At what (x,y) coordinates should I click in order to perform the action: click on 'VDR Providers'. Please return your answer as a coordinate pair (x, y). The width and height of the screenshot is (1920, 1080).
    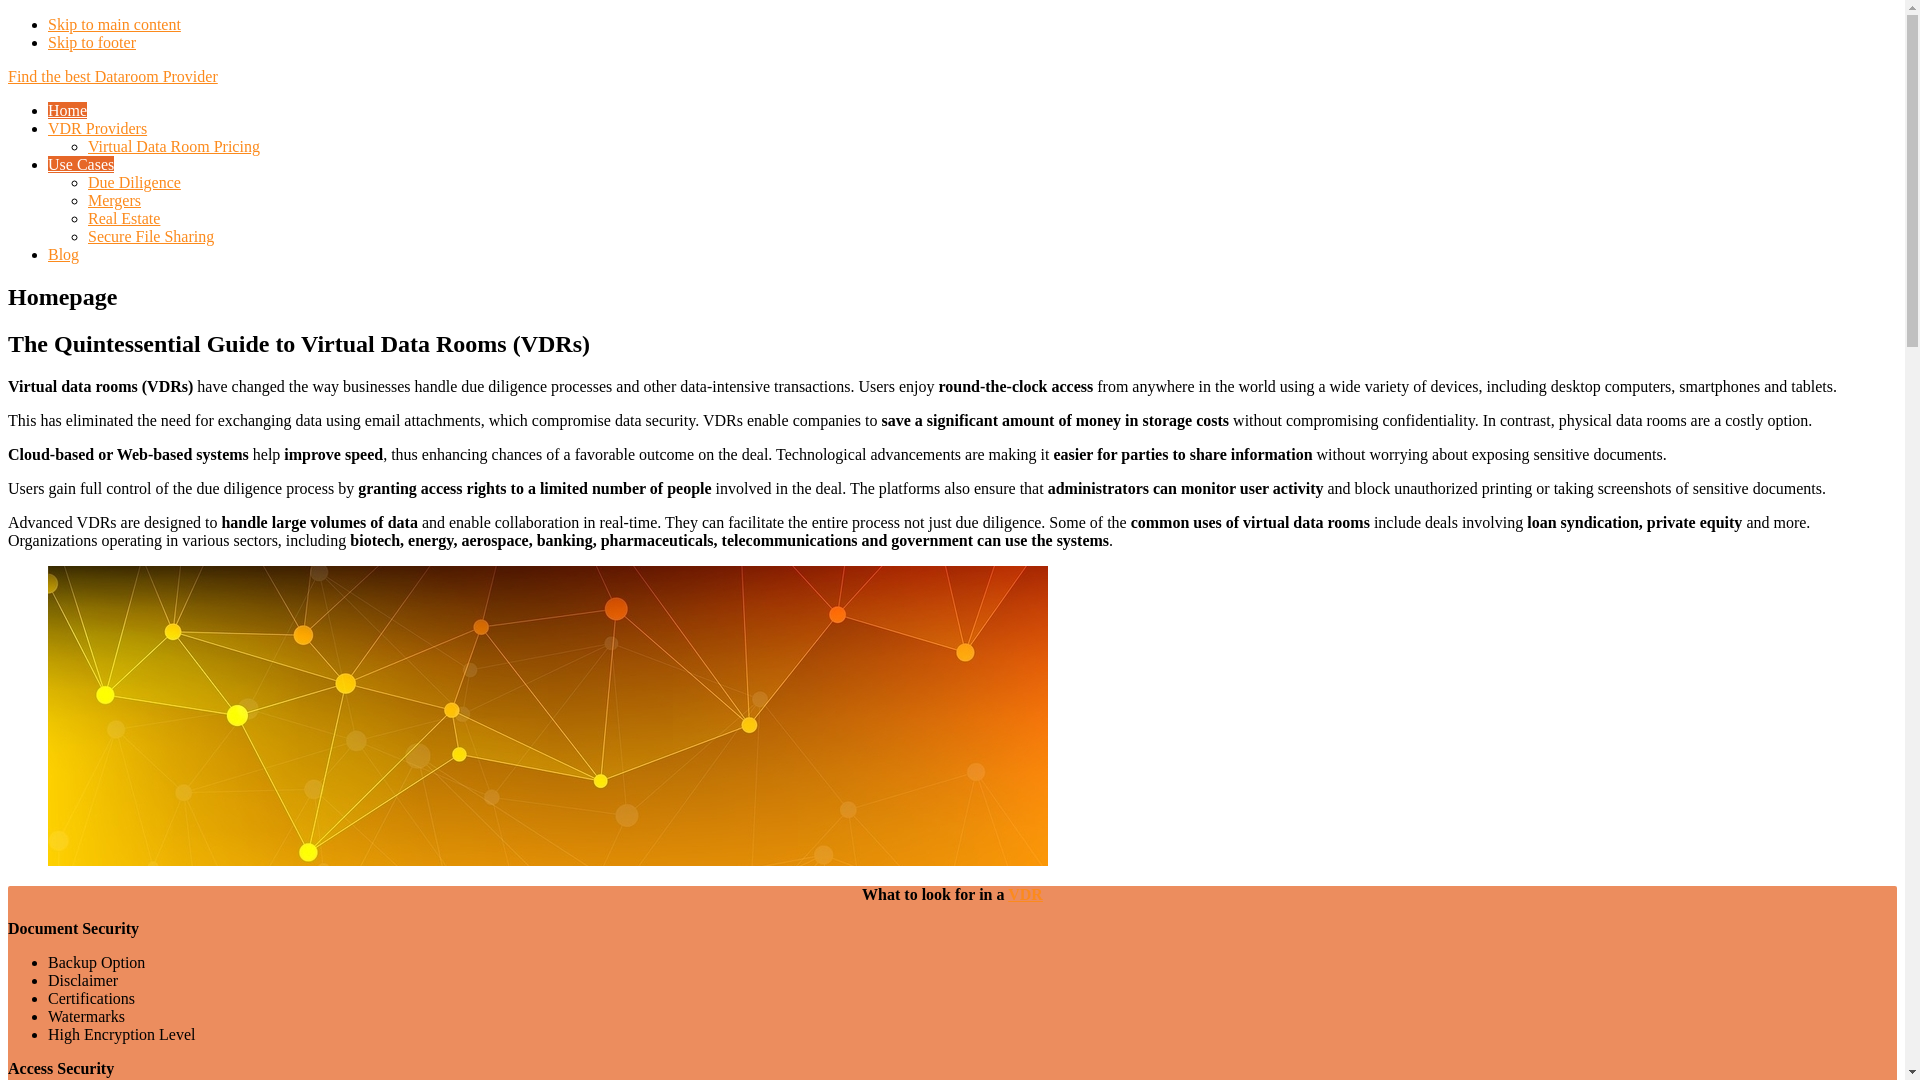
    Looking at the image, I should click on (96, 128).